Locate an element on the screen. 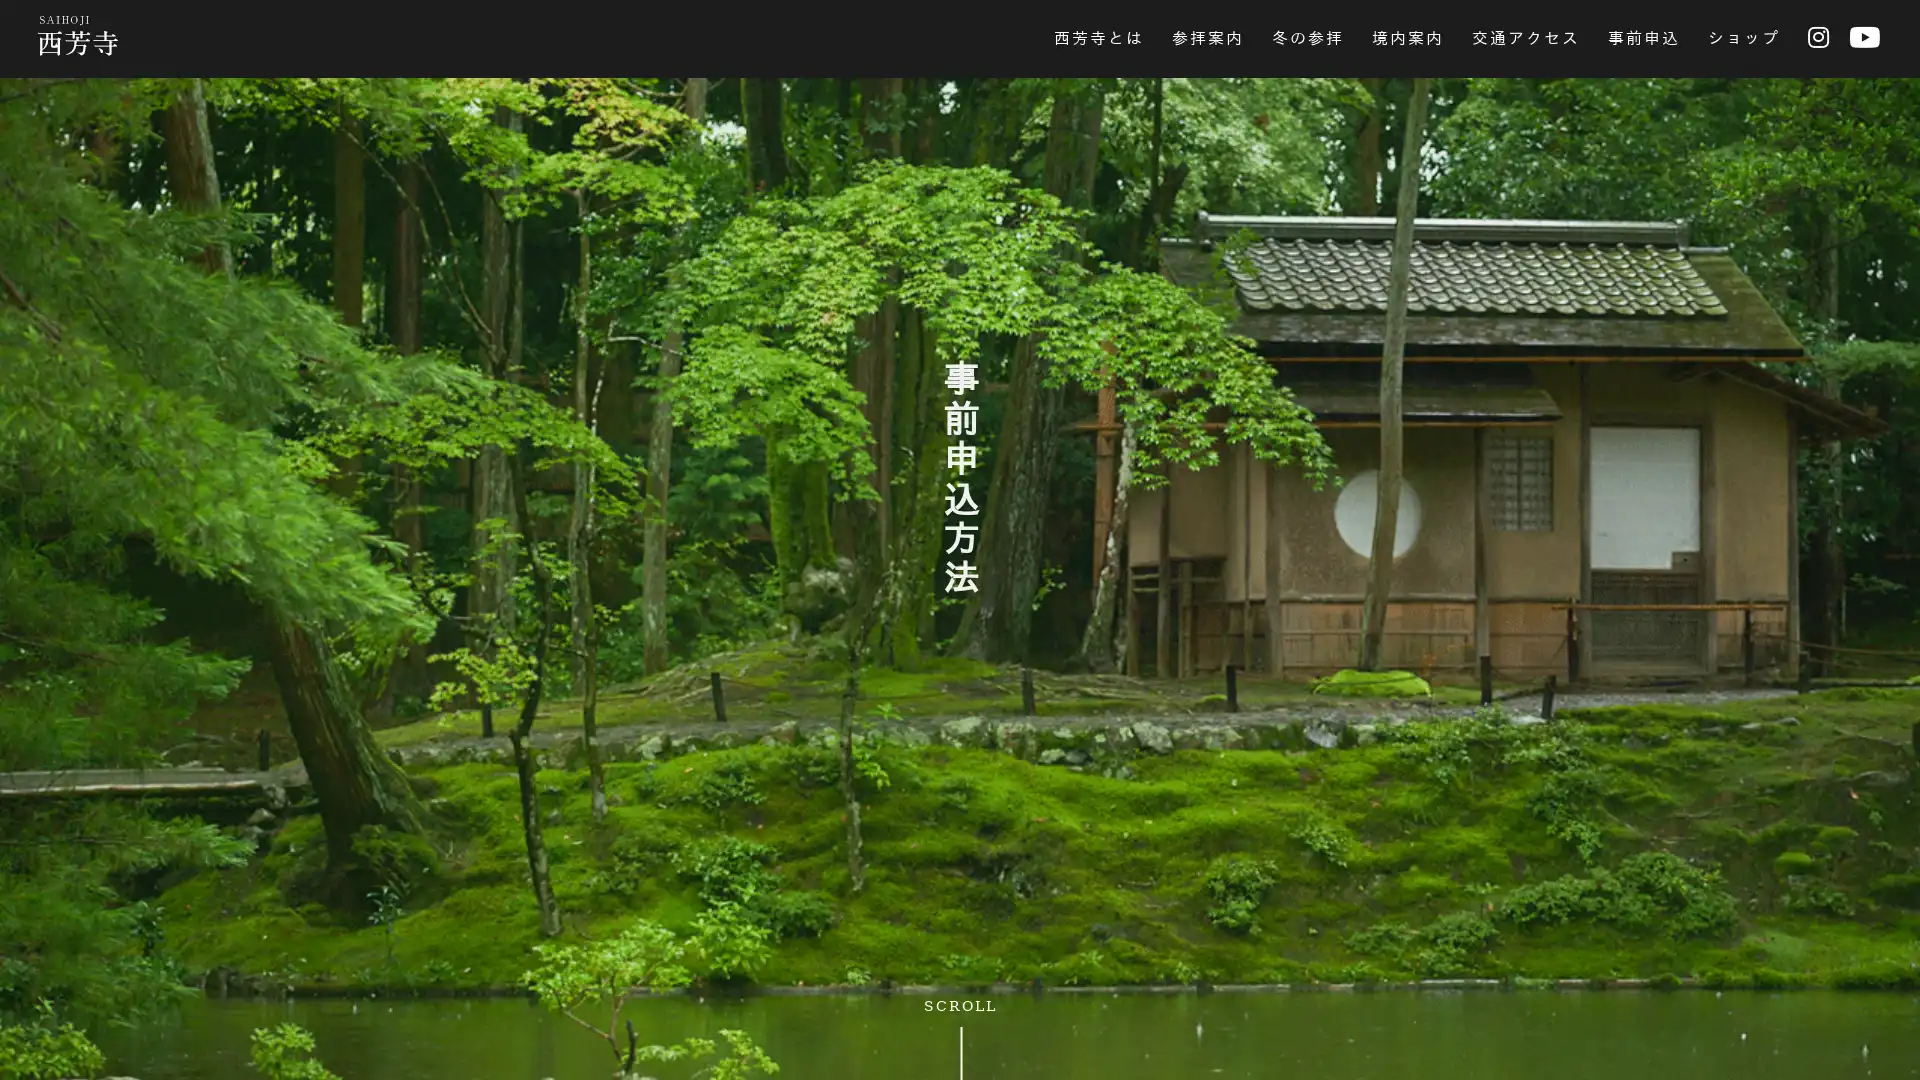 This screenshot has width=1920, height=1080. SKIP is located at coordinates (958, 616).